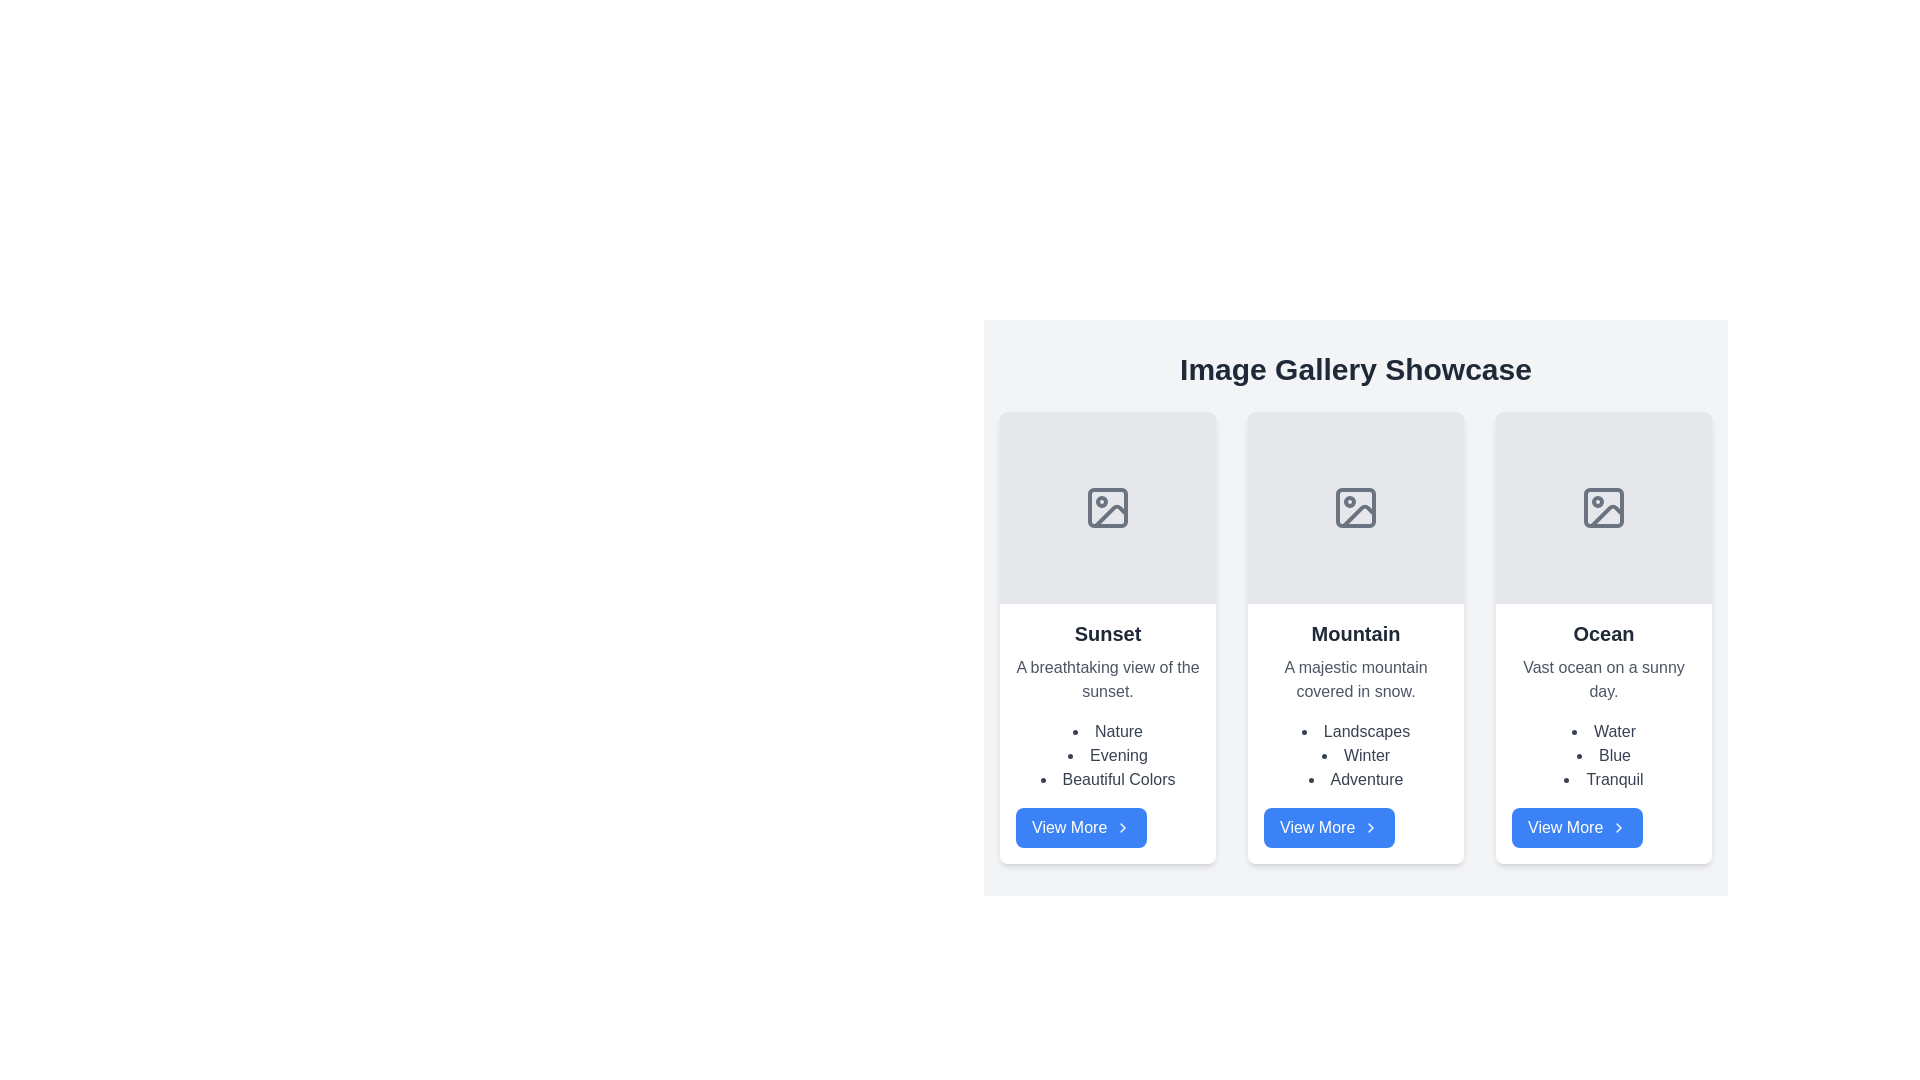 The height and width of the screenshot is (1080, 1920). Describe the element at coordinates (1576, 828) in the screenshot. I see `the third button located at the bottom of the rightmost 'Ocean' panel to initiate the action` at that location.